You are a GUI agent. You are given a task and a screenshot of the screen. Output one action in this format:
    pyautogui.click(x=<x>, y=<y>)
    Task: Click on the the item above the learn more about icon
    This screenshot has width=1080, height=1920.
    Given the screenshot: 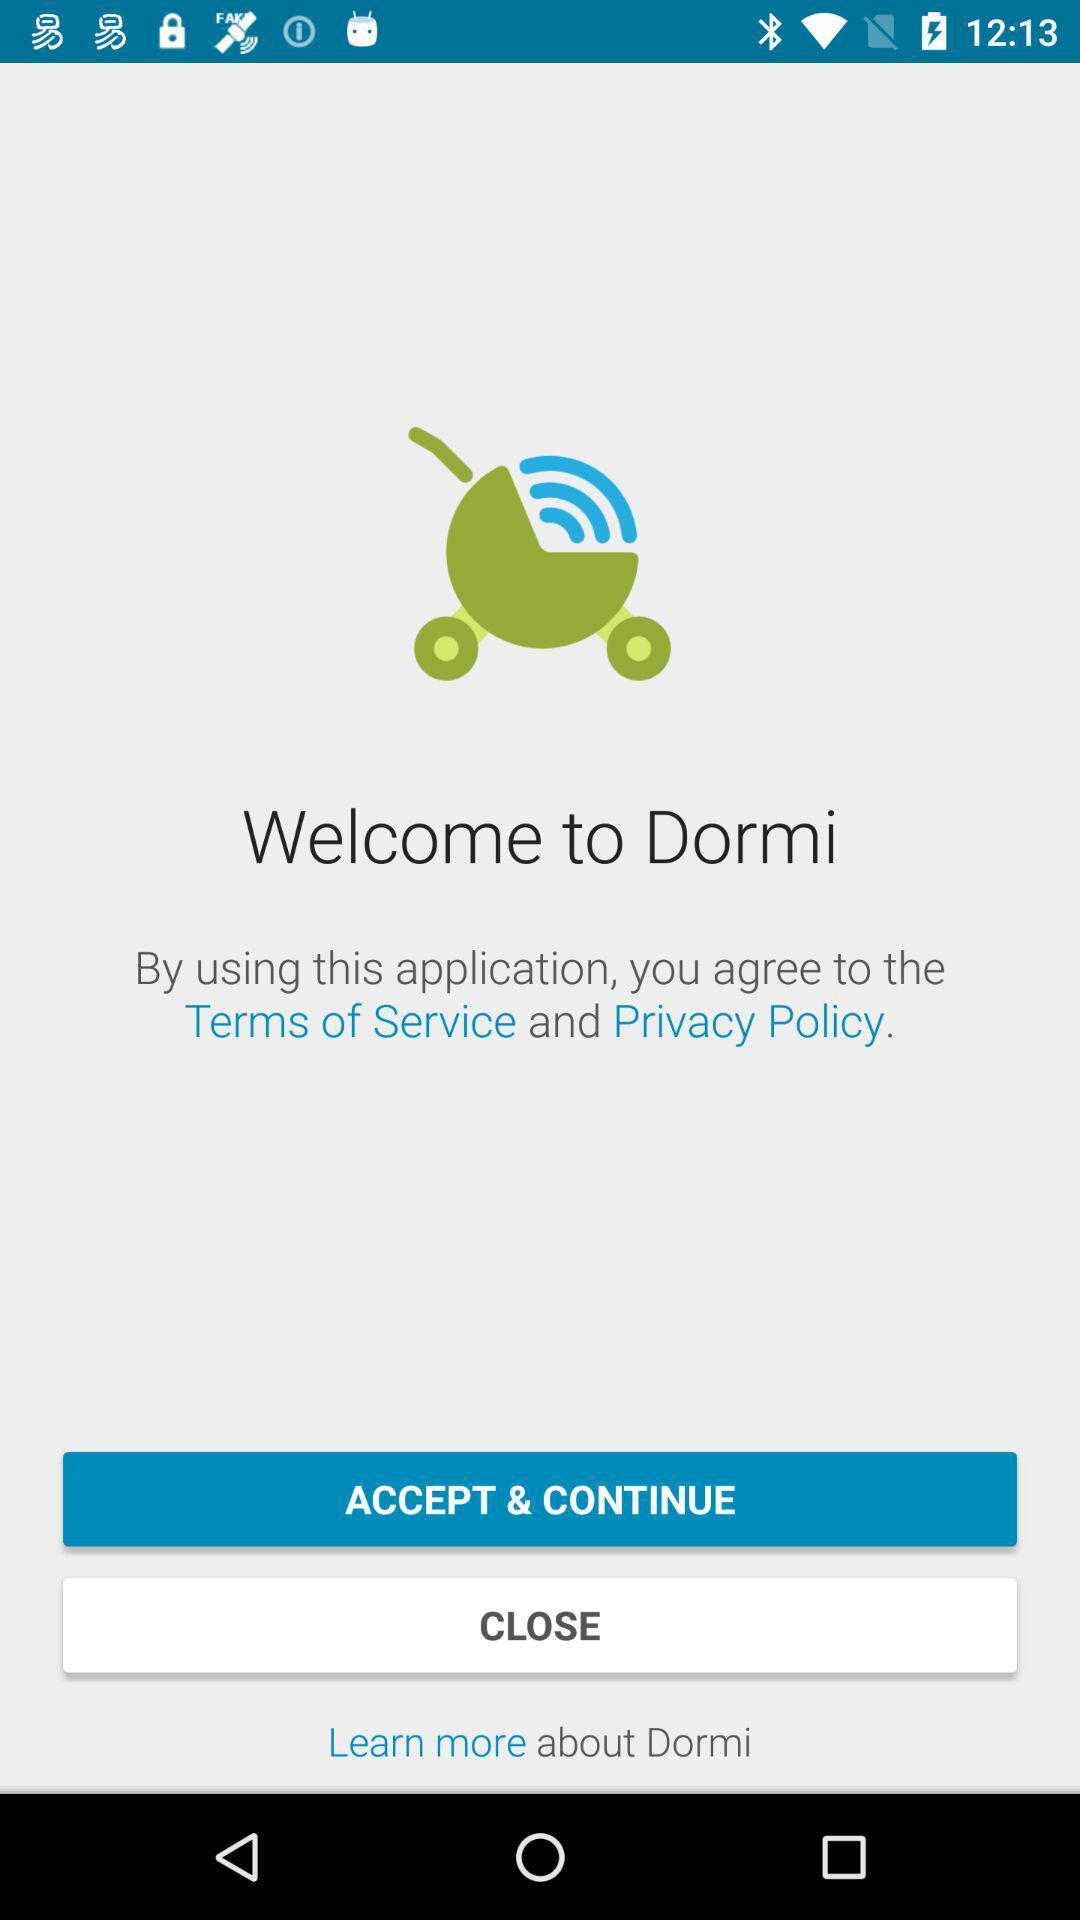 What is the action you would take?
    pyautogui.click(x=540, y=1625)
    